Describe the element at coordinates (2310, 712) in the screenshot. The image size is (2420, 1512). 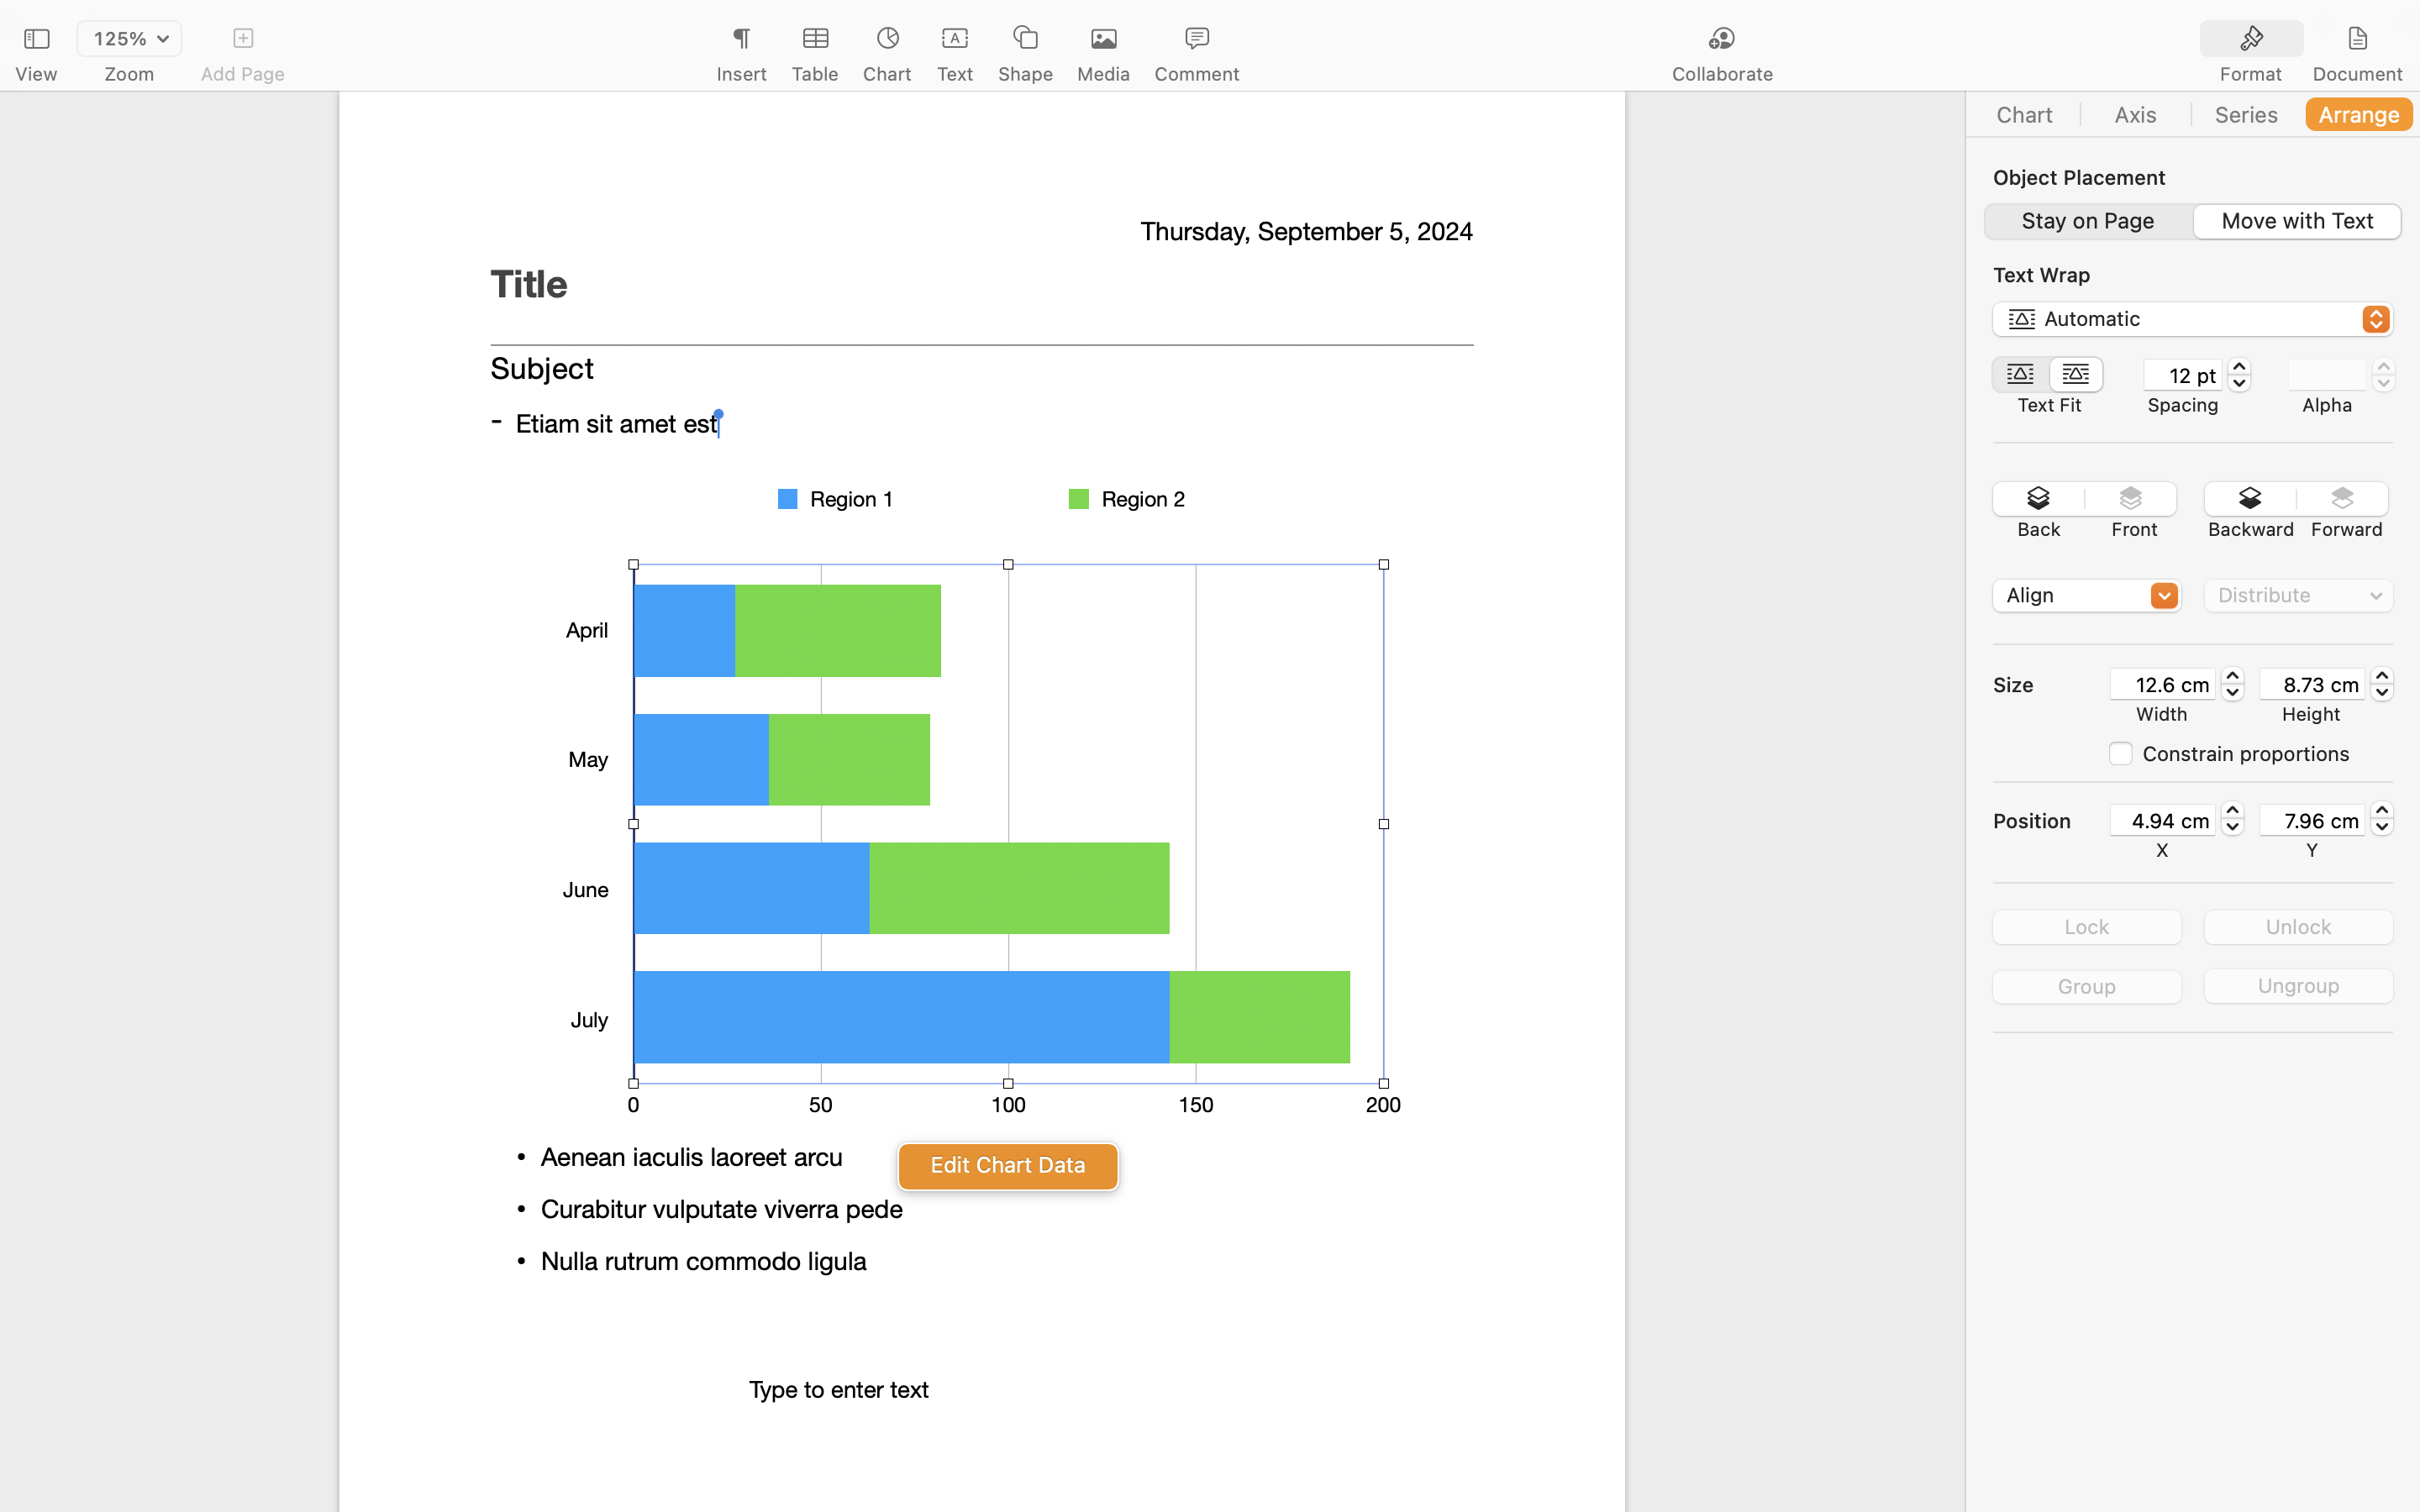
I see `'Height'` at that location.